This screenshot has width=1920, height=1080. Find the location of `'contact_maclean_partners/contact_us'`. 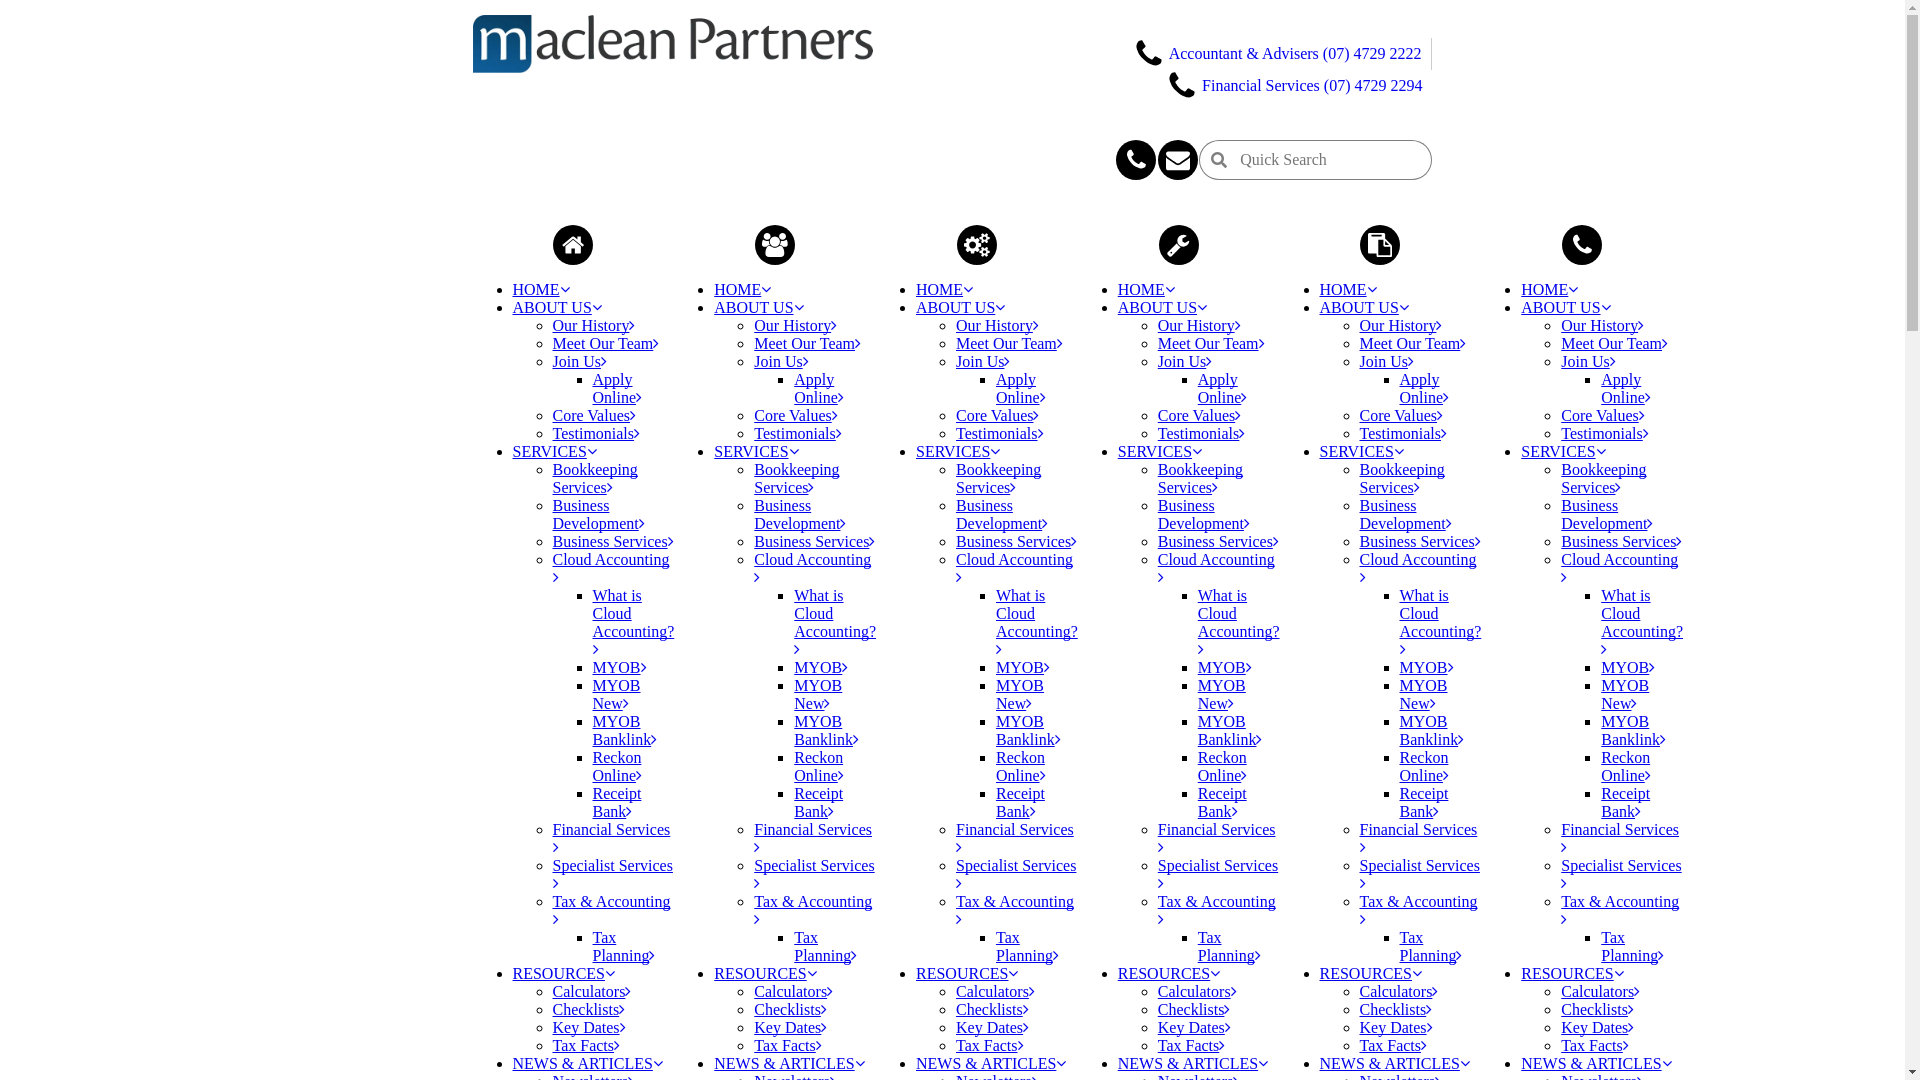

'contact_maclean_partners/contact_us' is located at coordinates (1136, 158).